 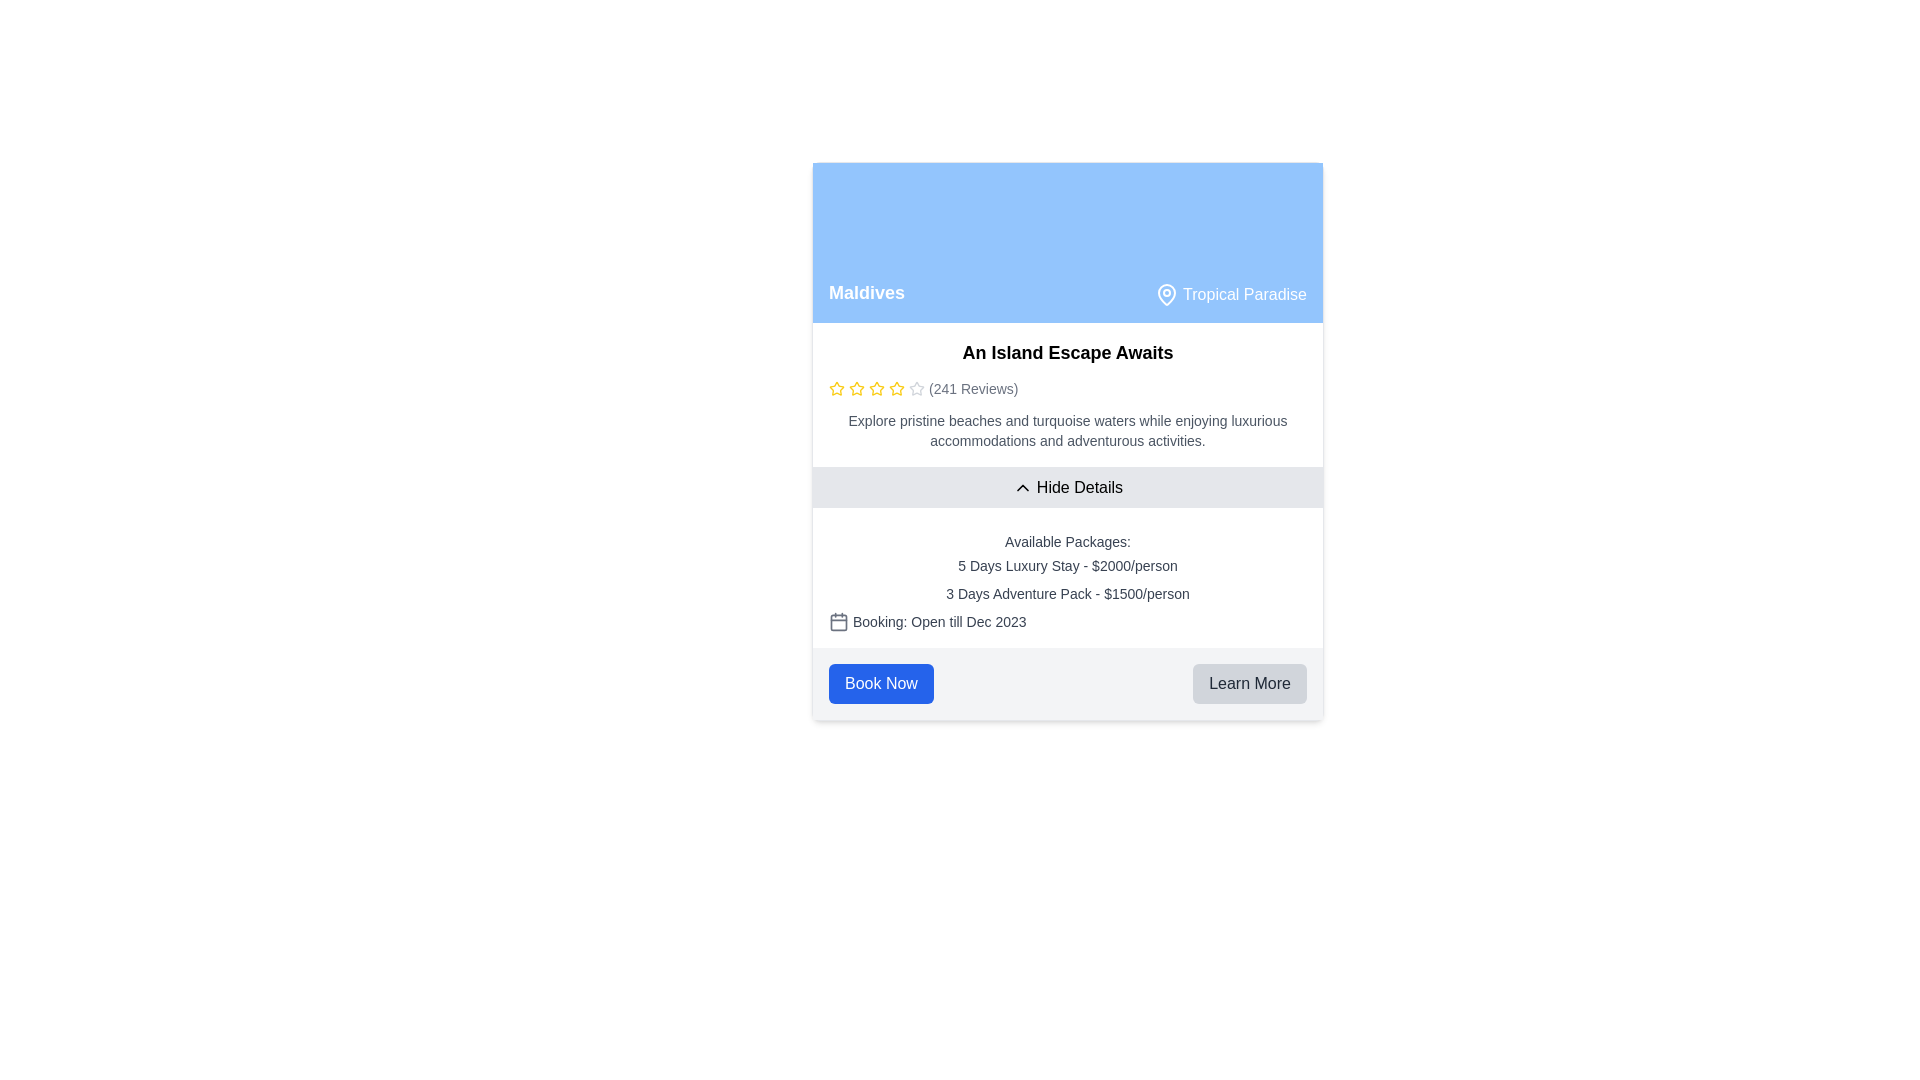 What do you see at coordinates (973, 389) in the screenshot?
I see `the Text label that indicates the number of reviews for the item, positioned to the right of the yellow-star icons and under the heading 'An Island Escape Awaits'` at bounding box center [973, 389].